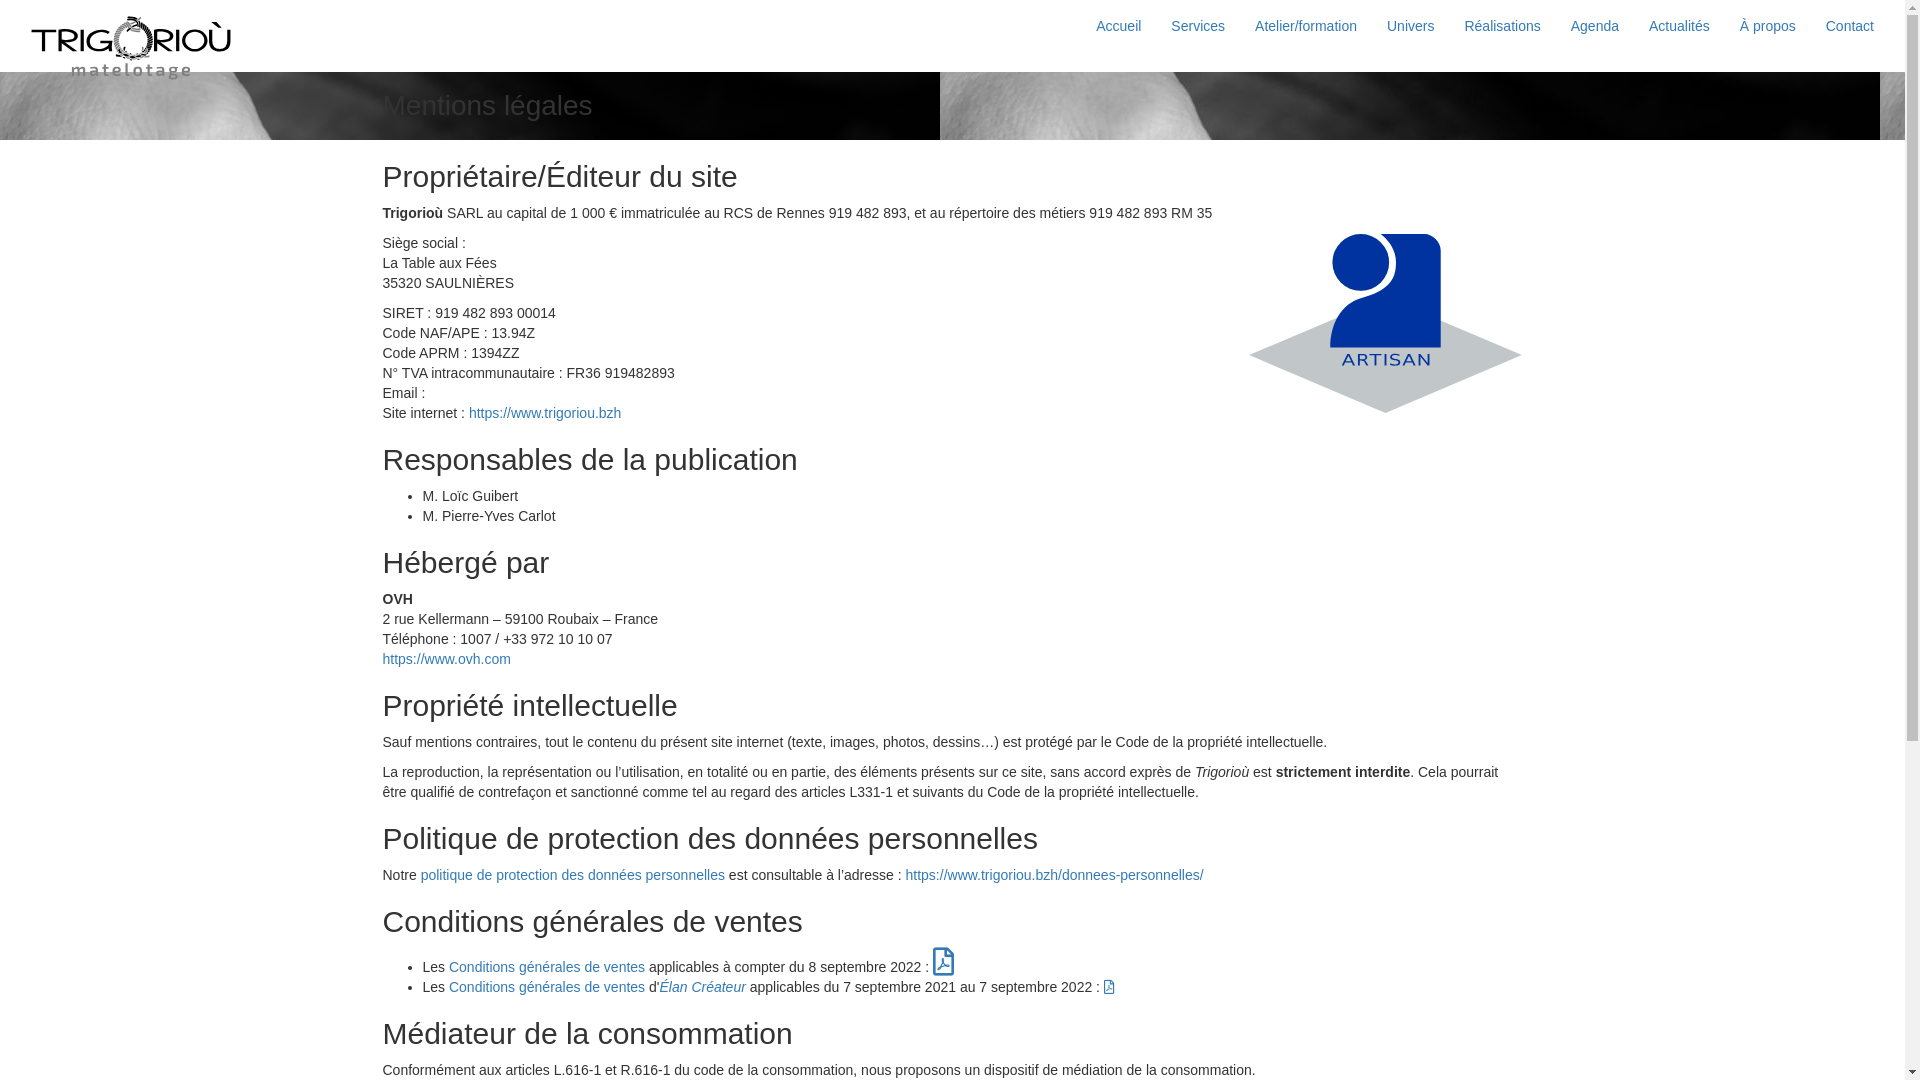 The height and width of the screenshot is (1080, 1920). I want to click on 'Accueil', so click(1117, 26).